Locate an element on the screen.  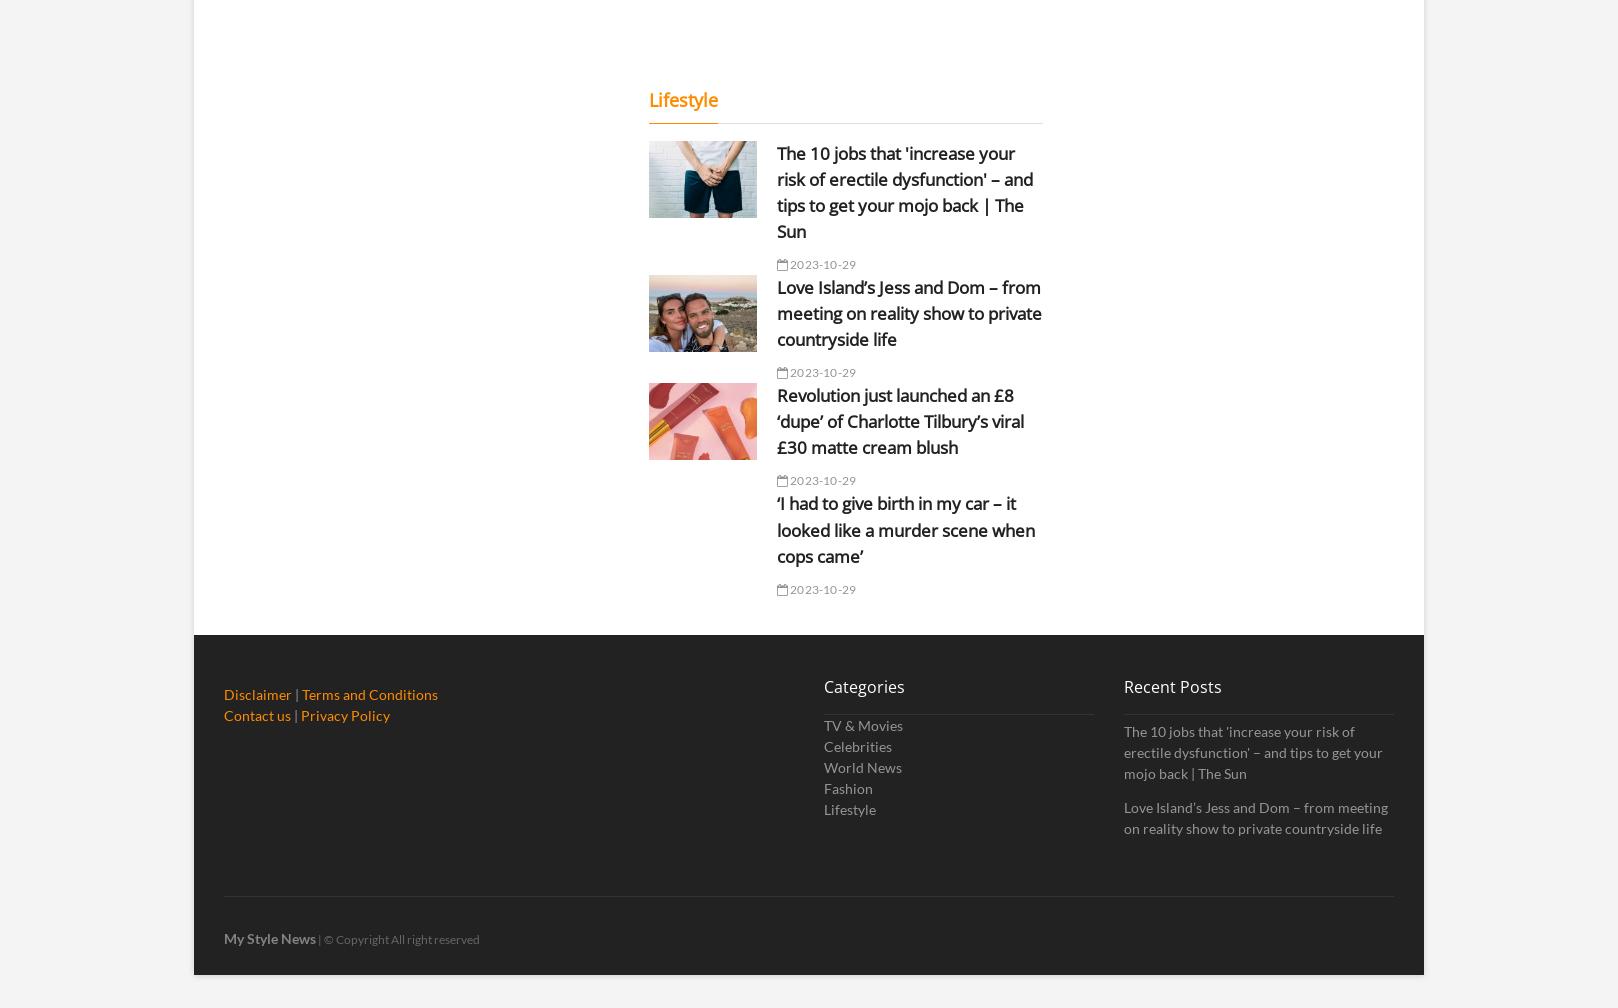
'Privacy Policy' is located at coordinates (345, 714).